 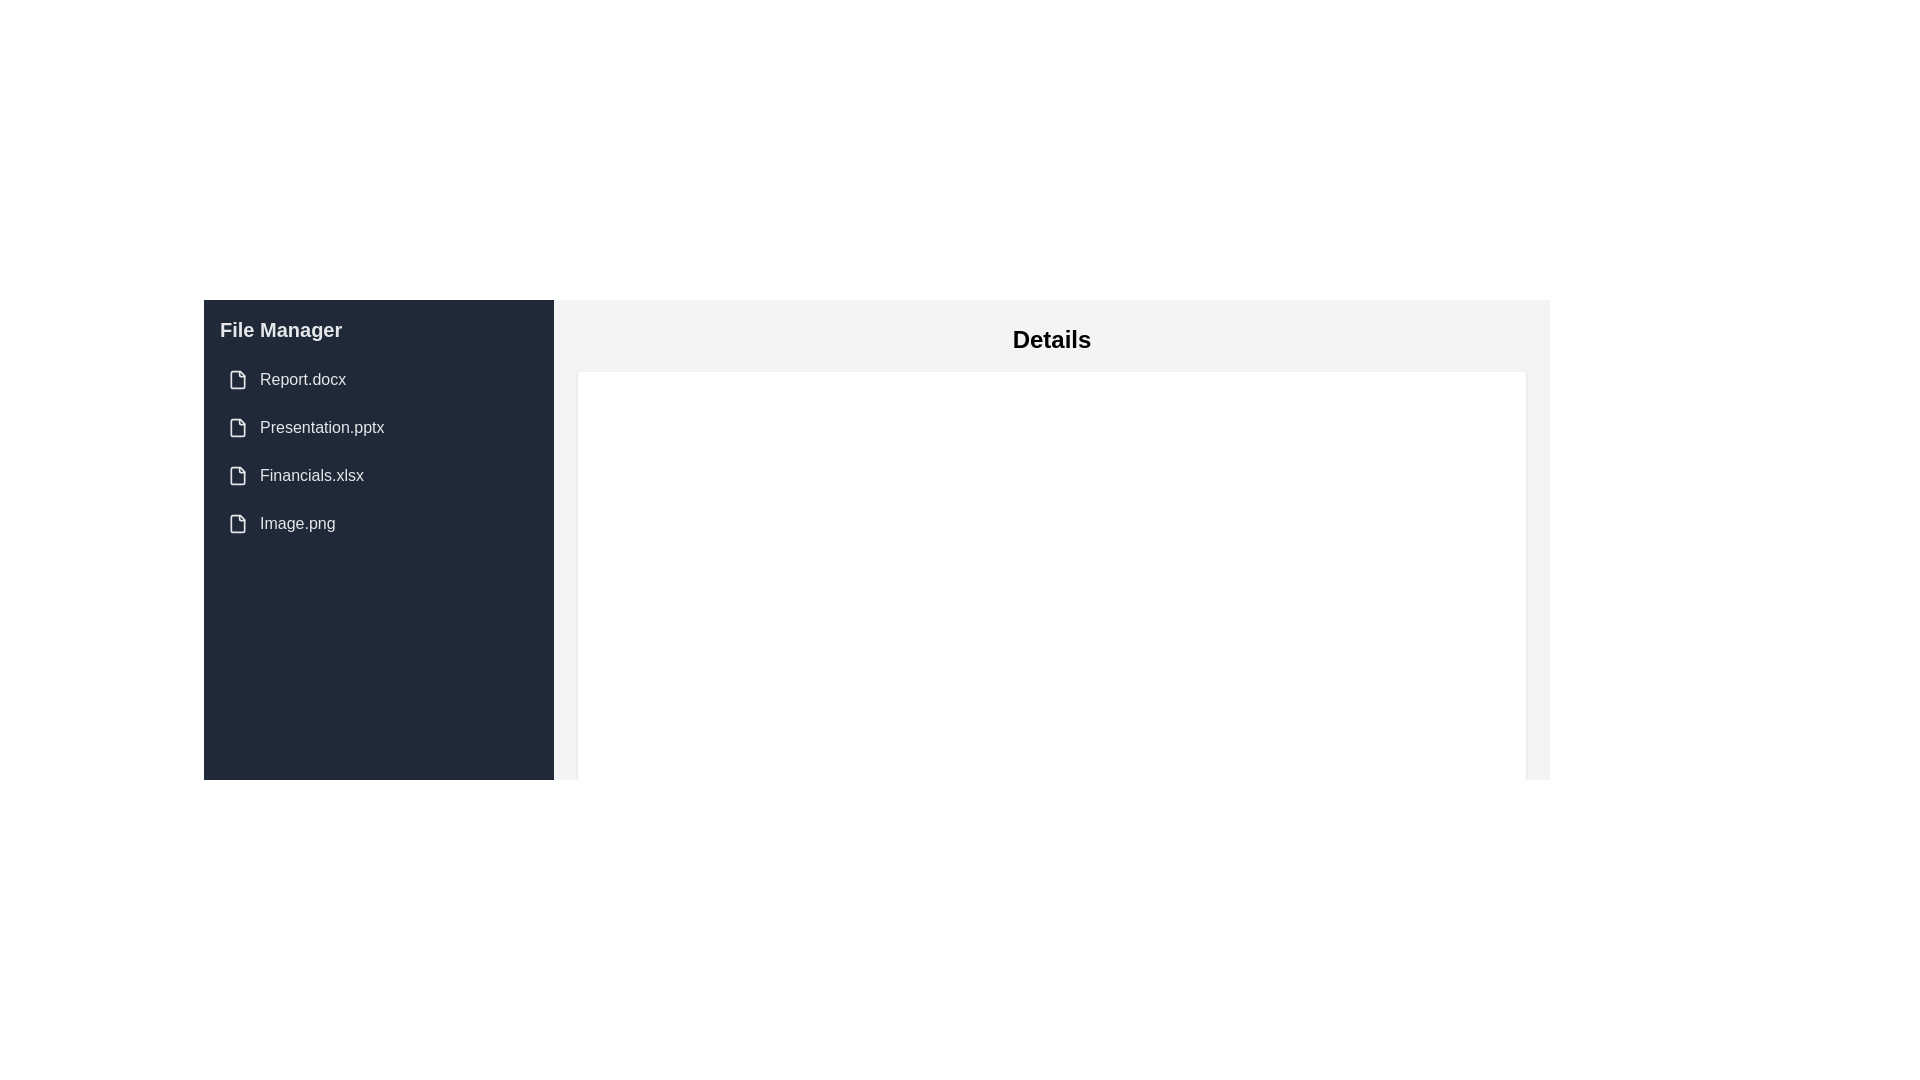 I want to click on the list item displaying the file name 'Financials.xlsx' to trigger the hover effect, so click(x=379, y=475).